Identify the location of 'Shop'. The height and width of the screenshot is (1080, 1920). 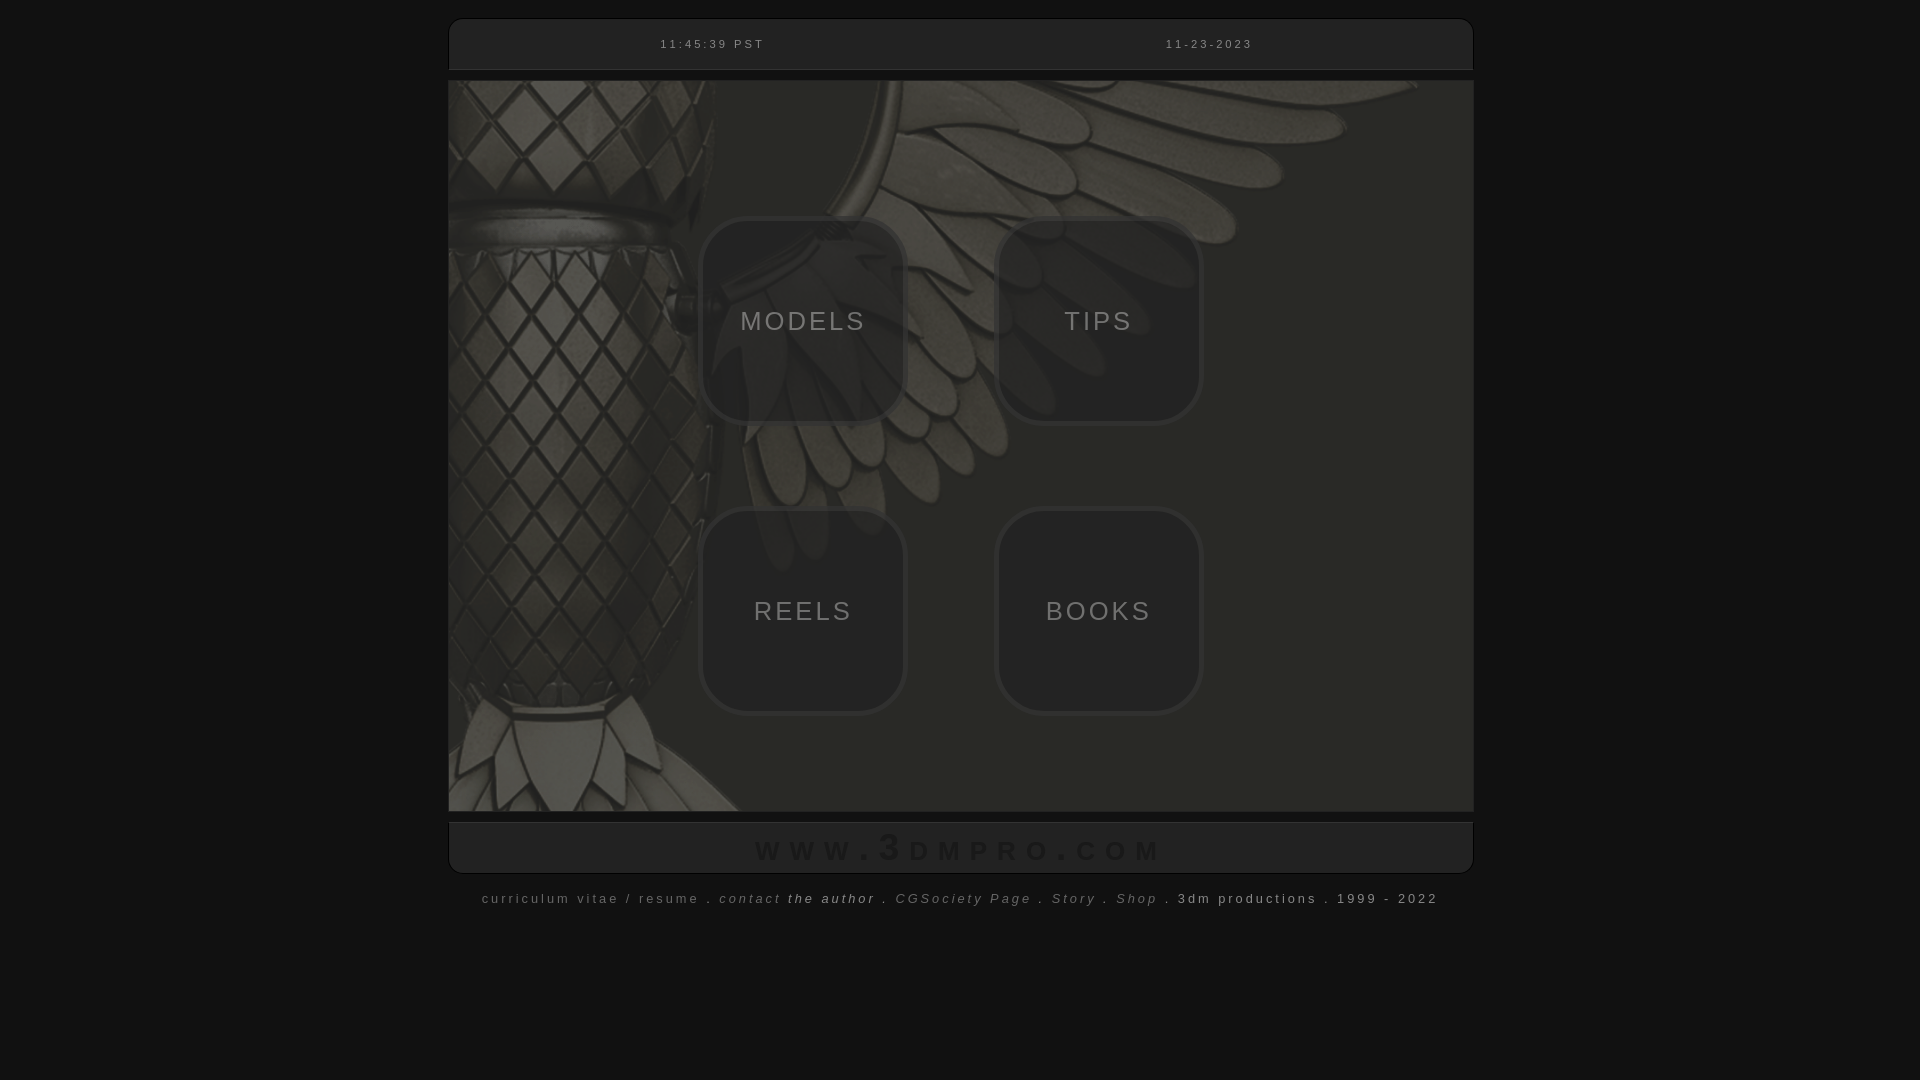
(1137, 897).